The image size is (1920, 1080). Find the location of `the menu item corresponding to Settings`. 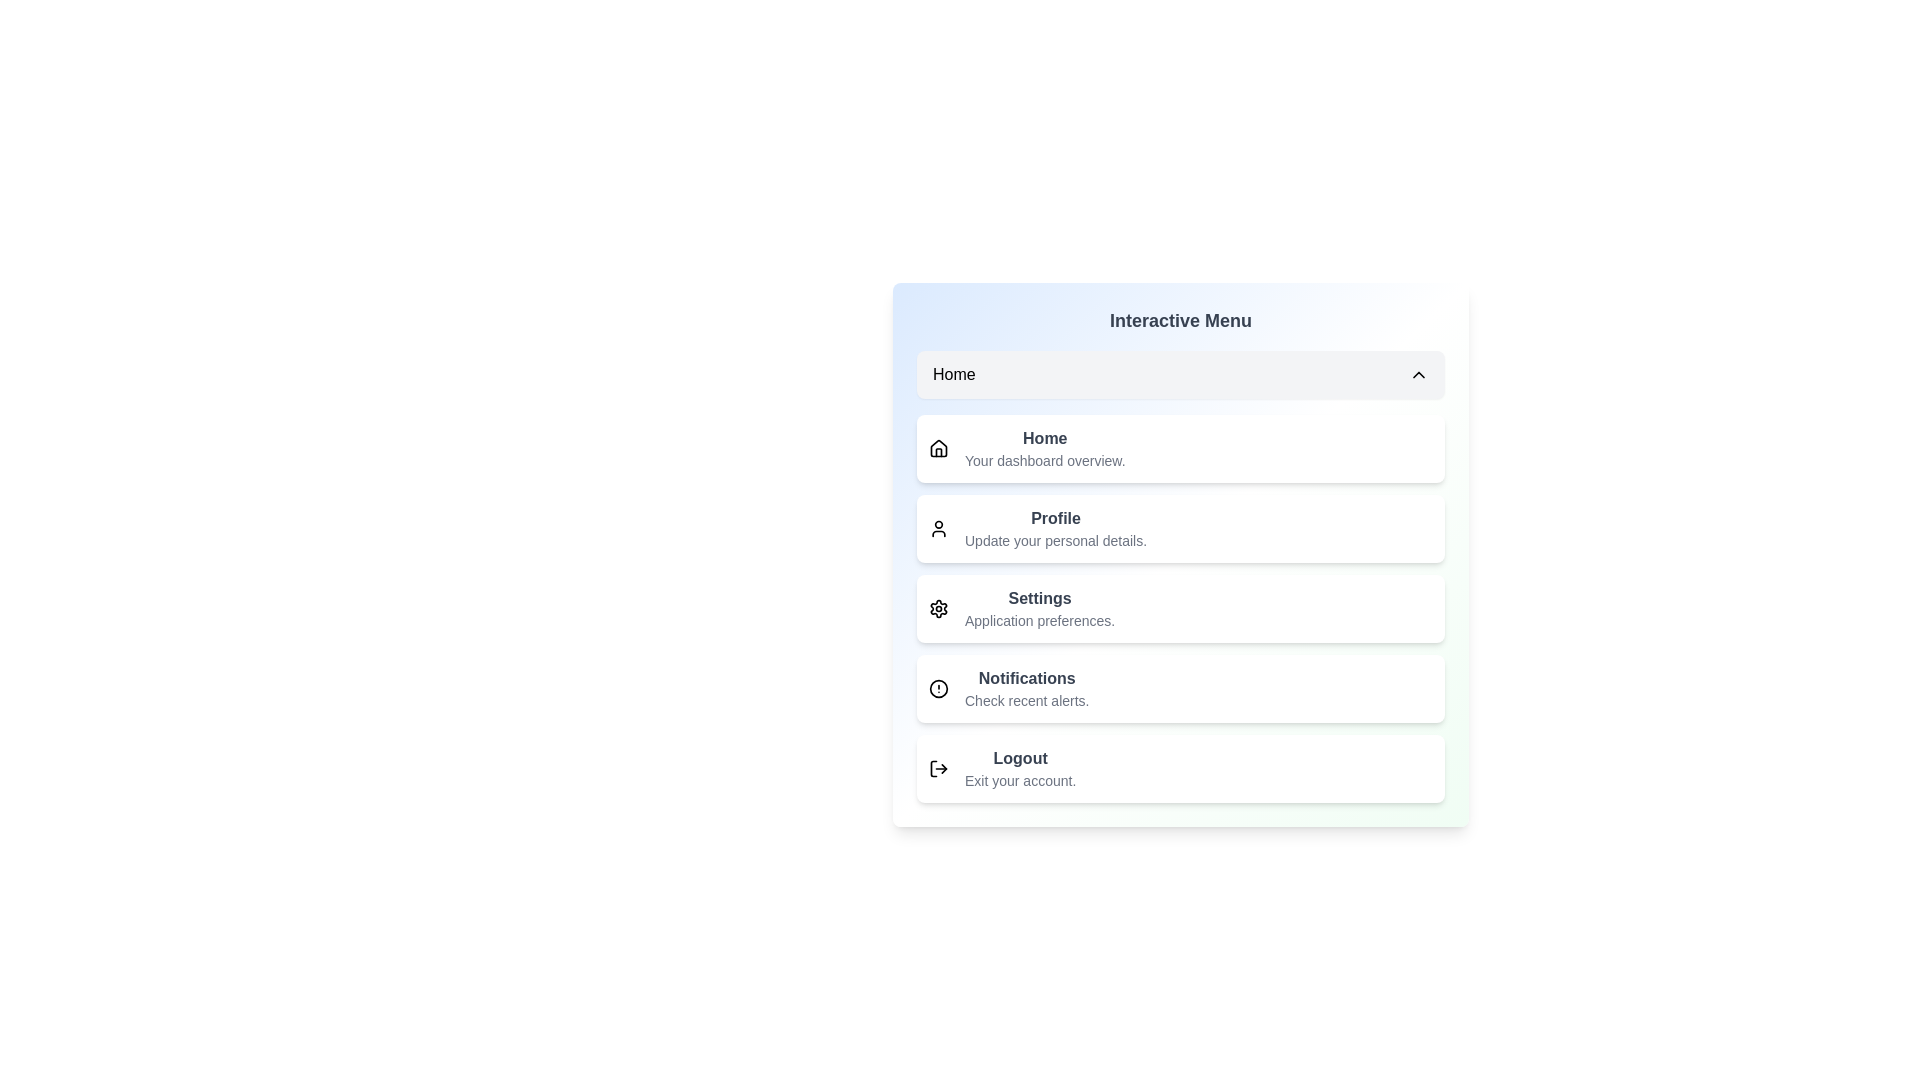

the menu item corresponding to Settings is located at coordinates (1180, 608).